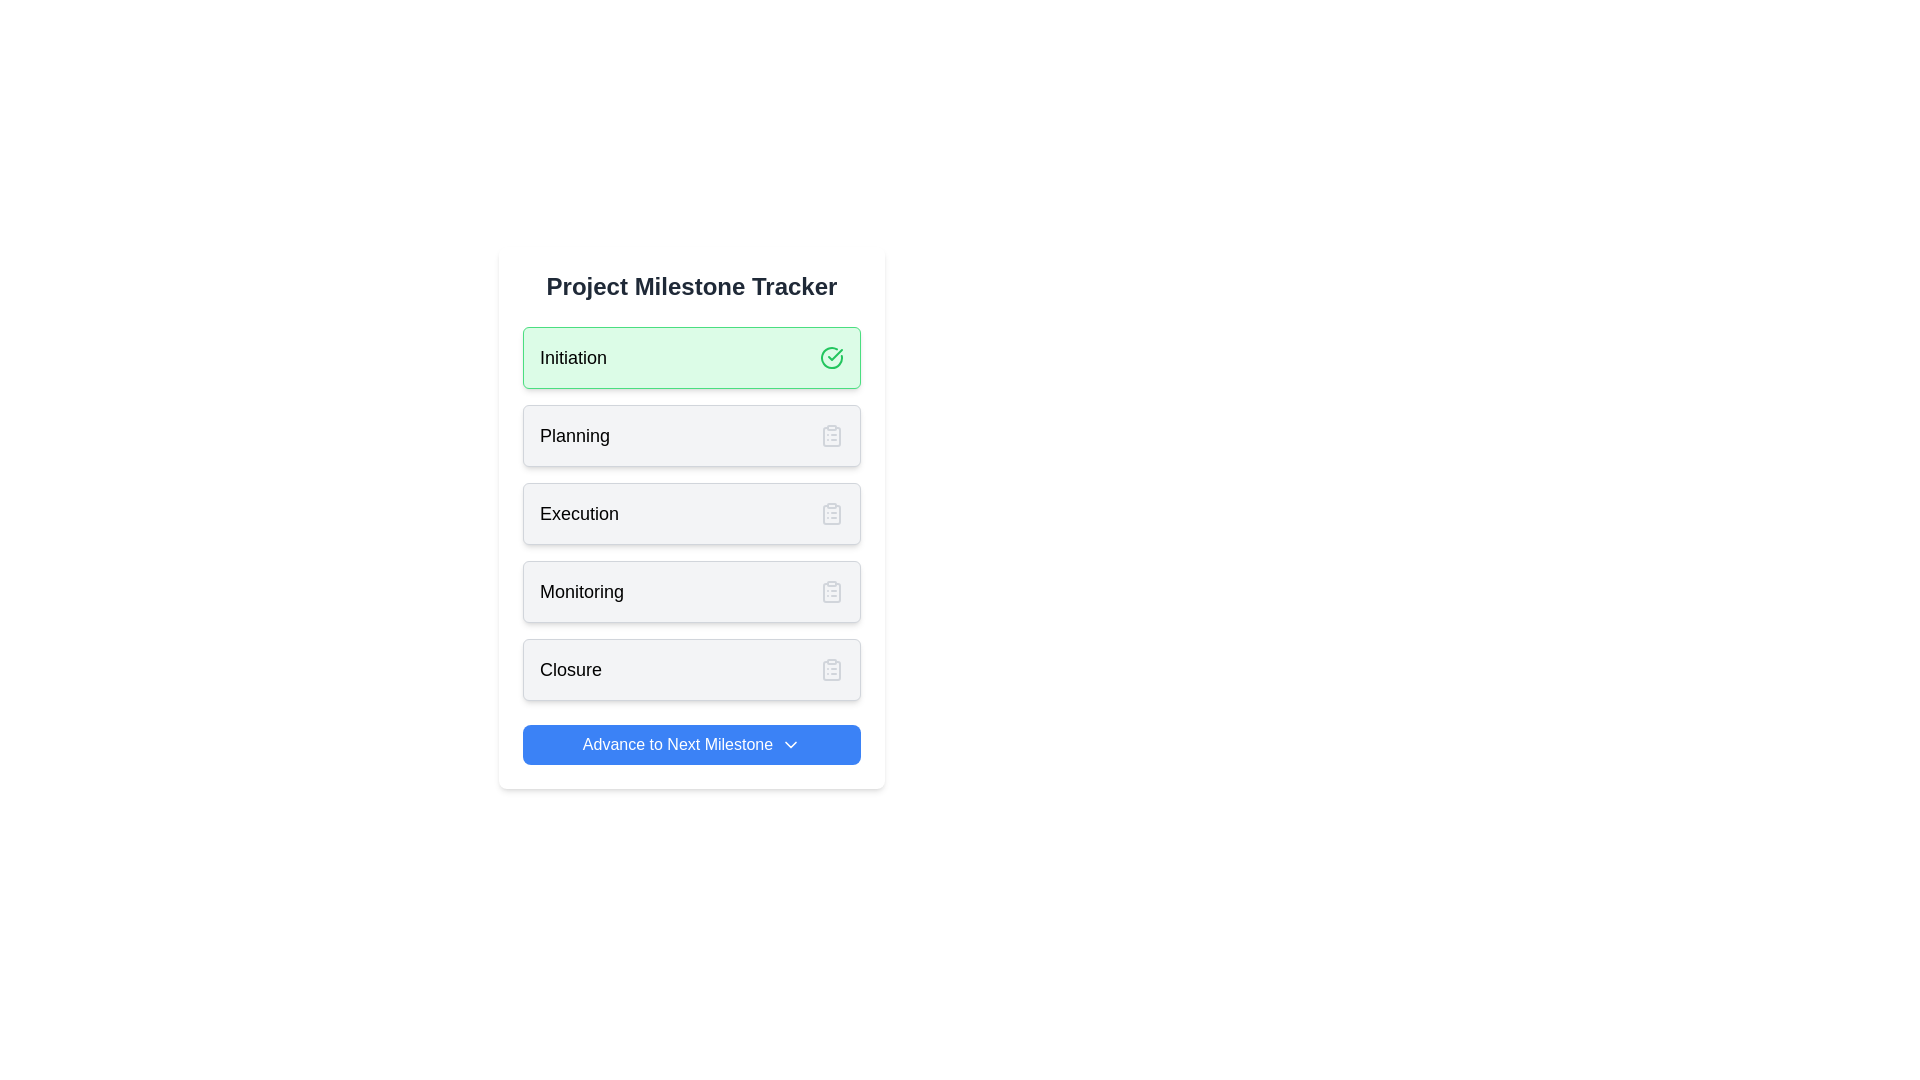 The width and height of the screenshot is (1920, 1080). What do you see at coordinates (691, 744) in the screenshot?
I see `the button labeled 'Advance to Next Milestone' with a blue background to advance` at bounding box center [691, 744].